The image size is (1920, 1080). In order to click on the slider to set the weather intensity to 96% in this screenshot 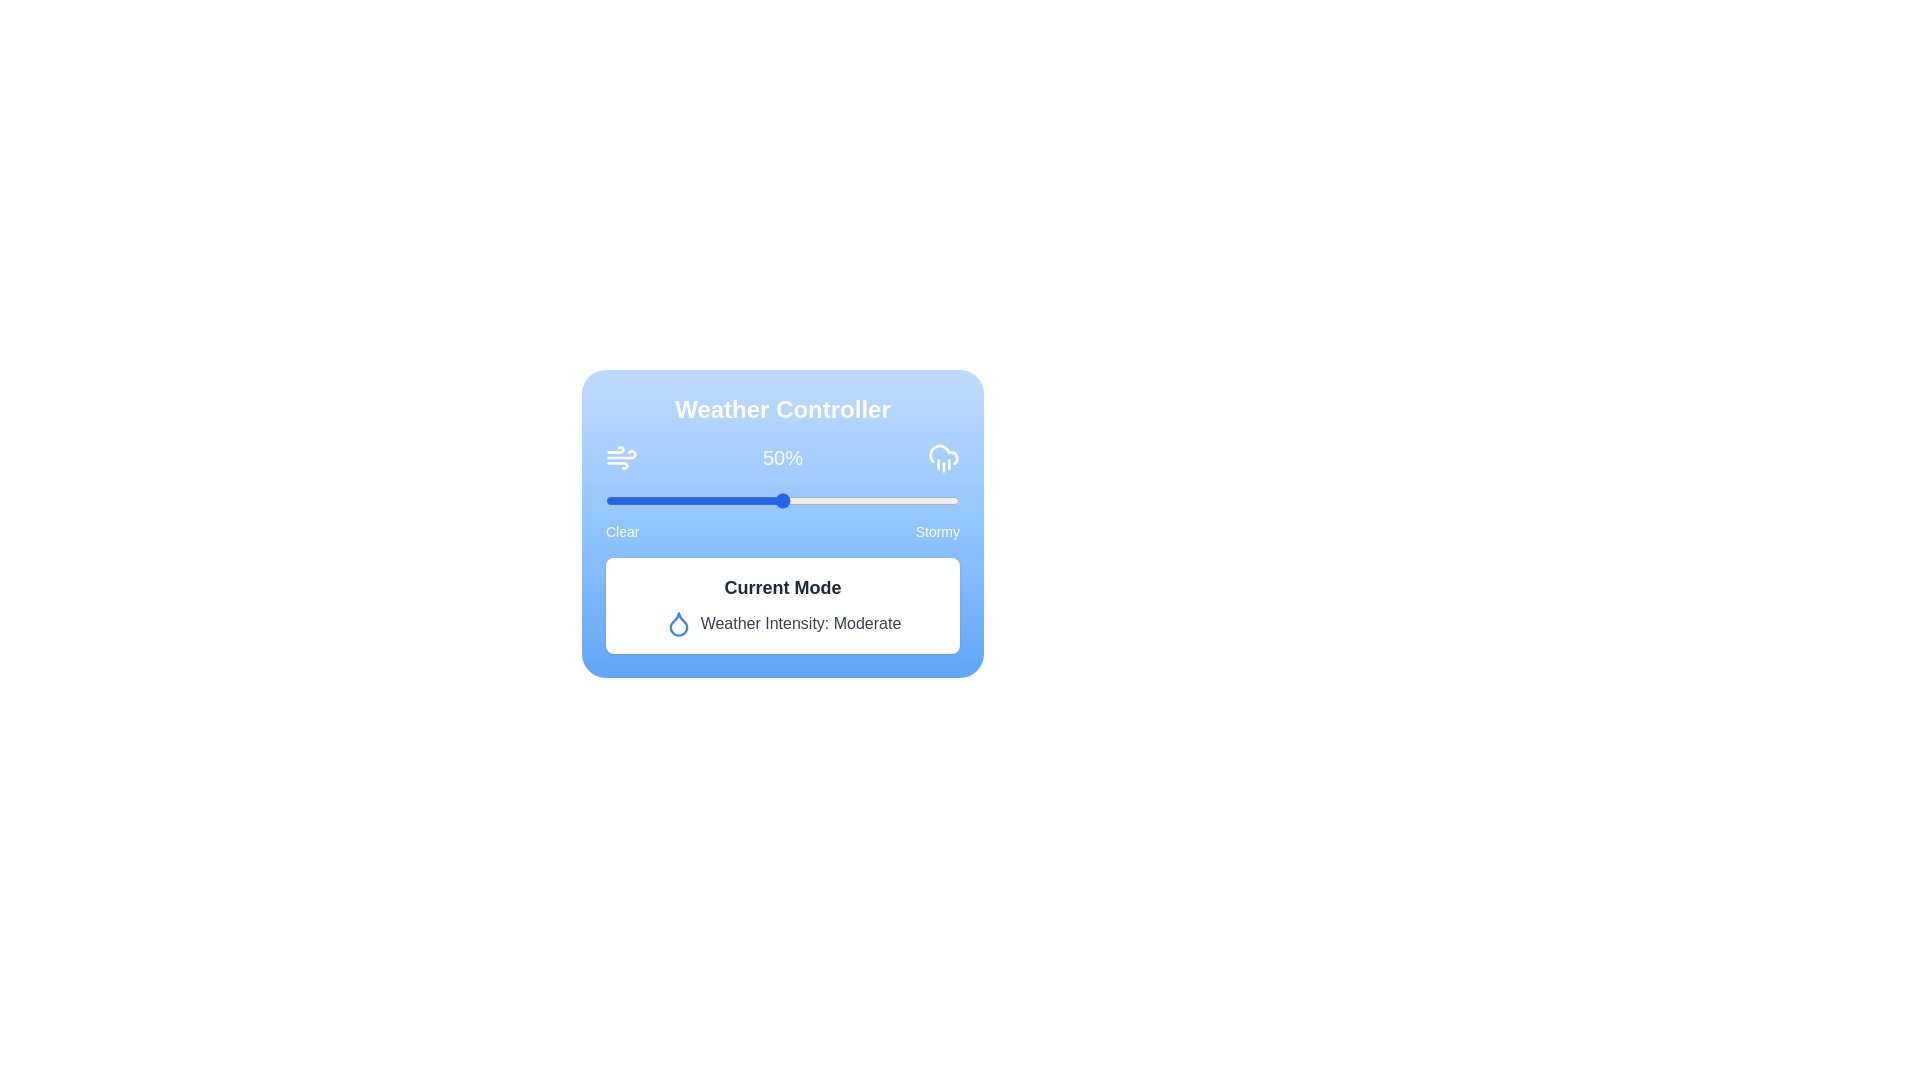, I will do `click(944, 500)`.